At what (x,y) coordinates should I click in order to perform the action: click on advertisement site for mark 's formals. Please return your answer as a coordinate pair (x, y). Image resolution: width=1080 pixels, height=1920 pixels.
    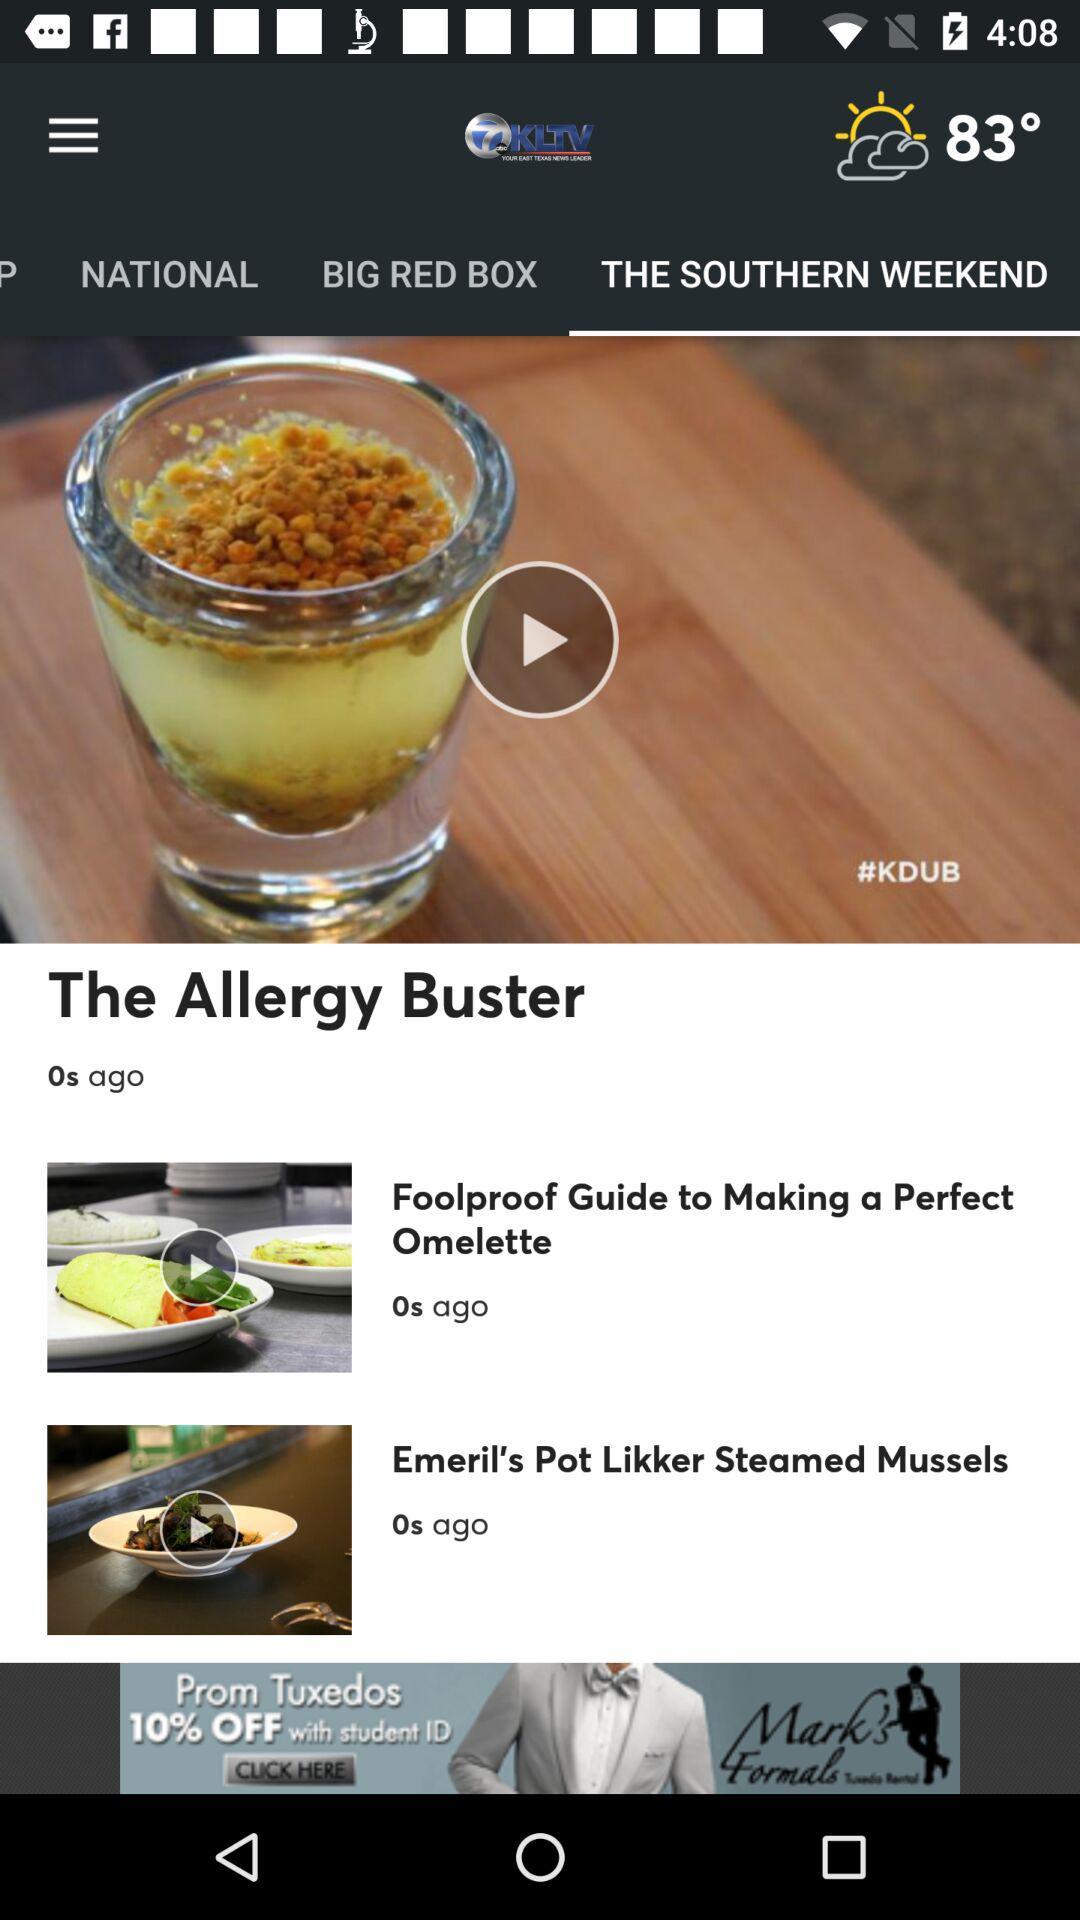
    Looking at the image, I should click on (540, 1727).